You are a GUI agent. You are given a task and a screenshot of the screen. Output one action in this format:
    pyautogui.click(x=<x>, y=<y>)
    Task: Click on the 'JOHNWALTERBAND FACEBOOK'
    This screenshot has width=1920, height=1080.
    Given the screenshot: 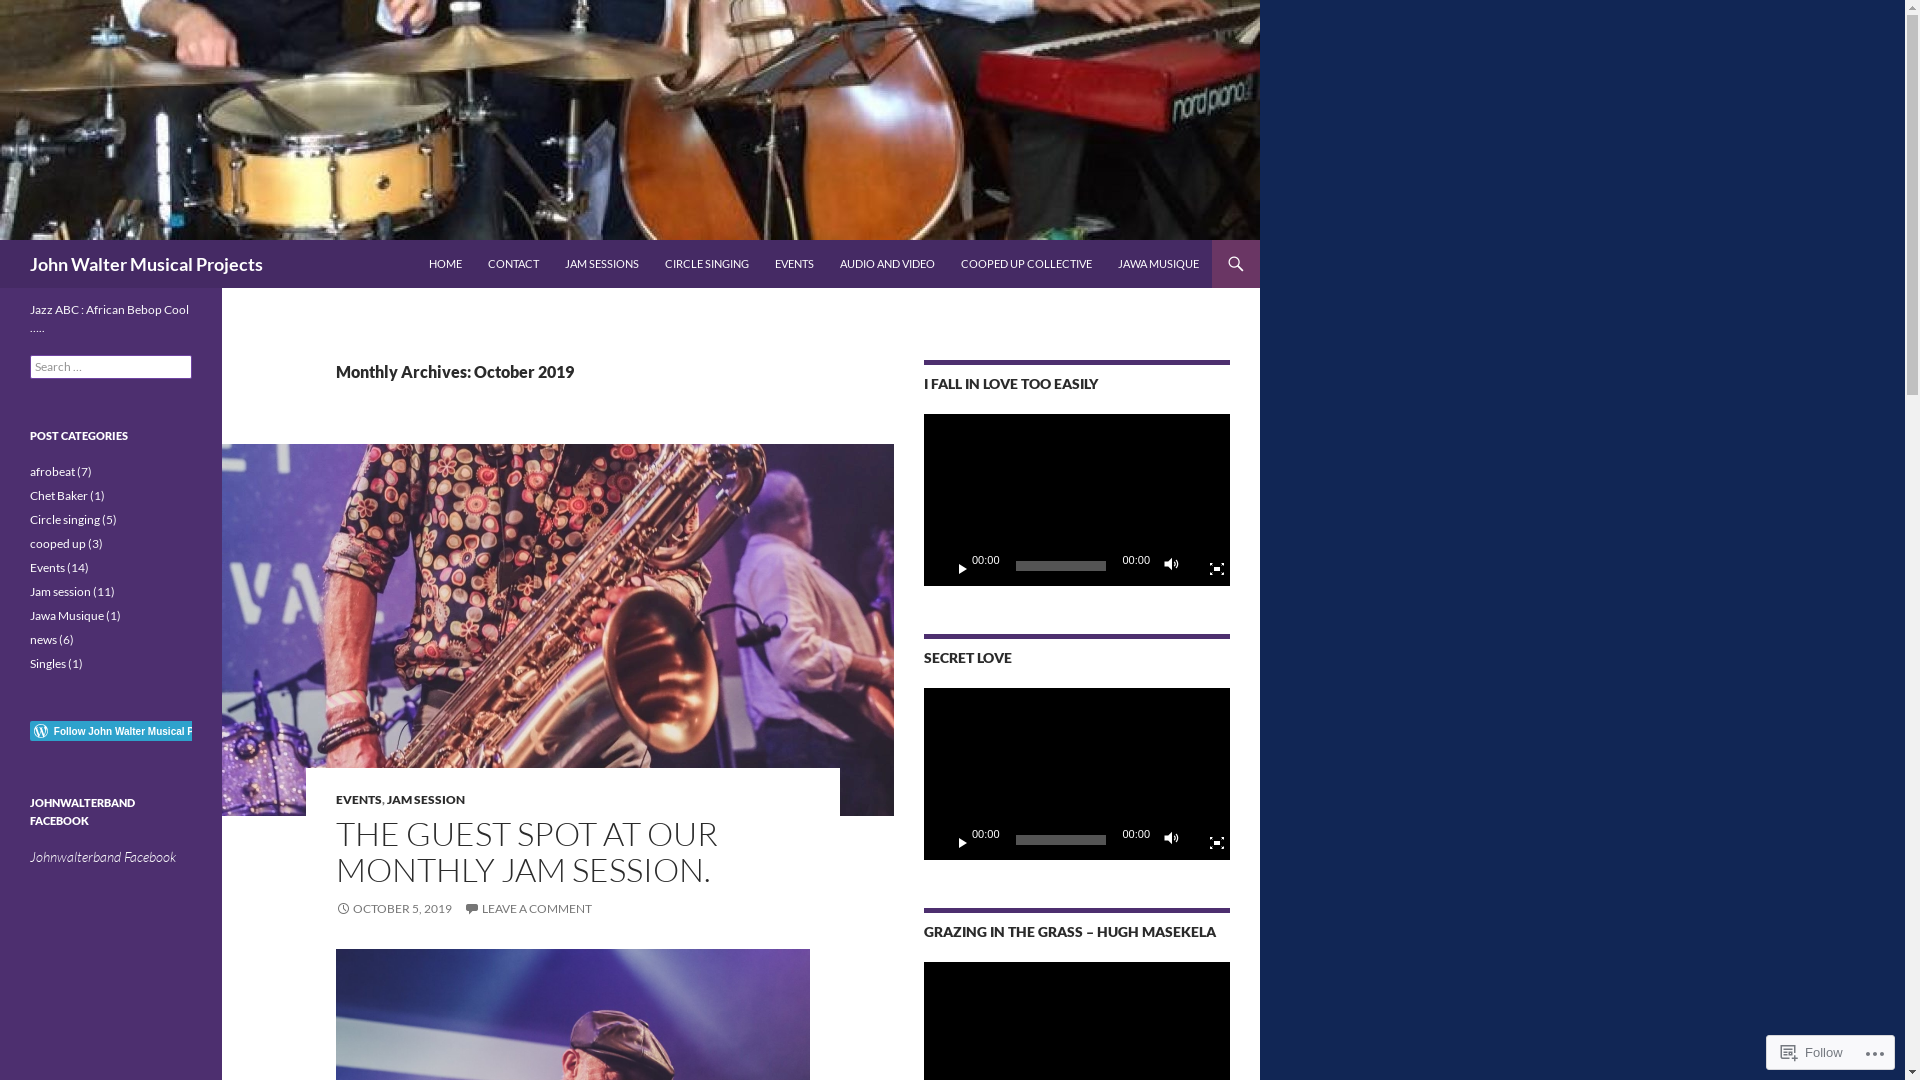 What is the action you would take?
    pyautogui.click(x=81, y=811)
    